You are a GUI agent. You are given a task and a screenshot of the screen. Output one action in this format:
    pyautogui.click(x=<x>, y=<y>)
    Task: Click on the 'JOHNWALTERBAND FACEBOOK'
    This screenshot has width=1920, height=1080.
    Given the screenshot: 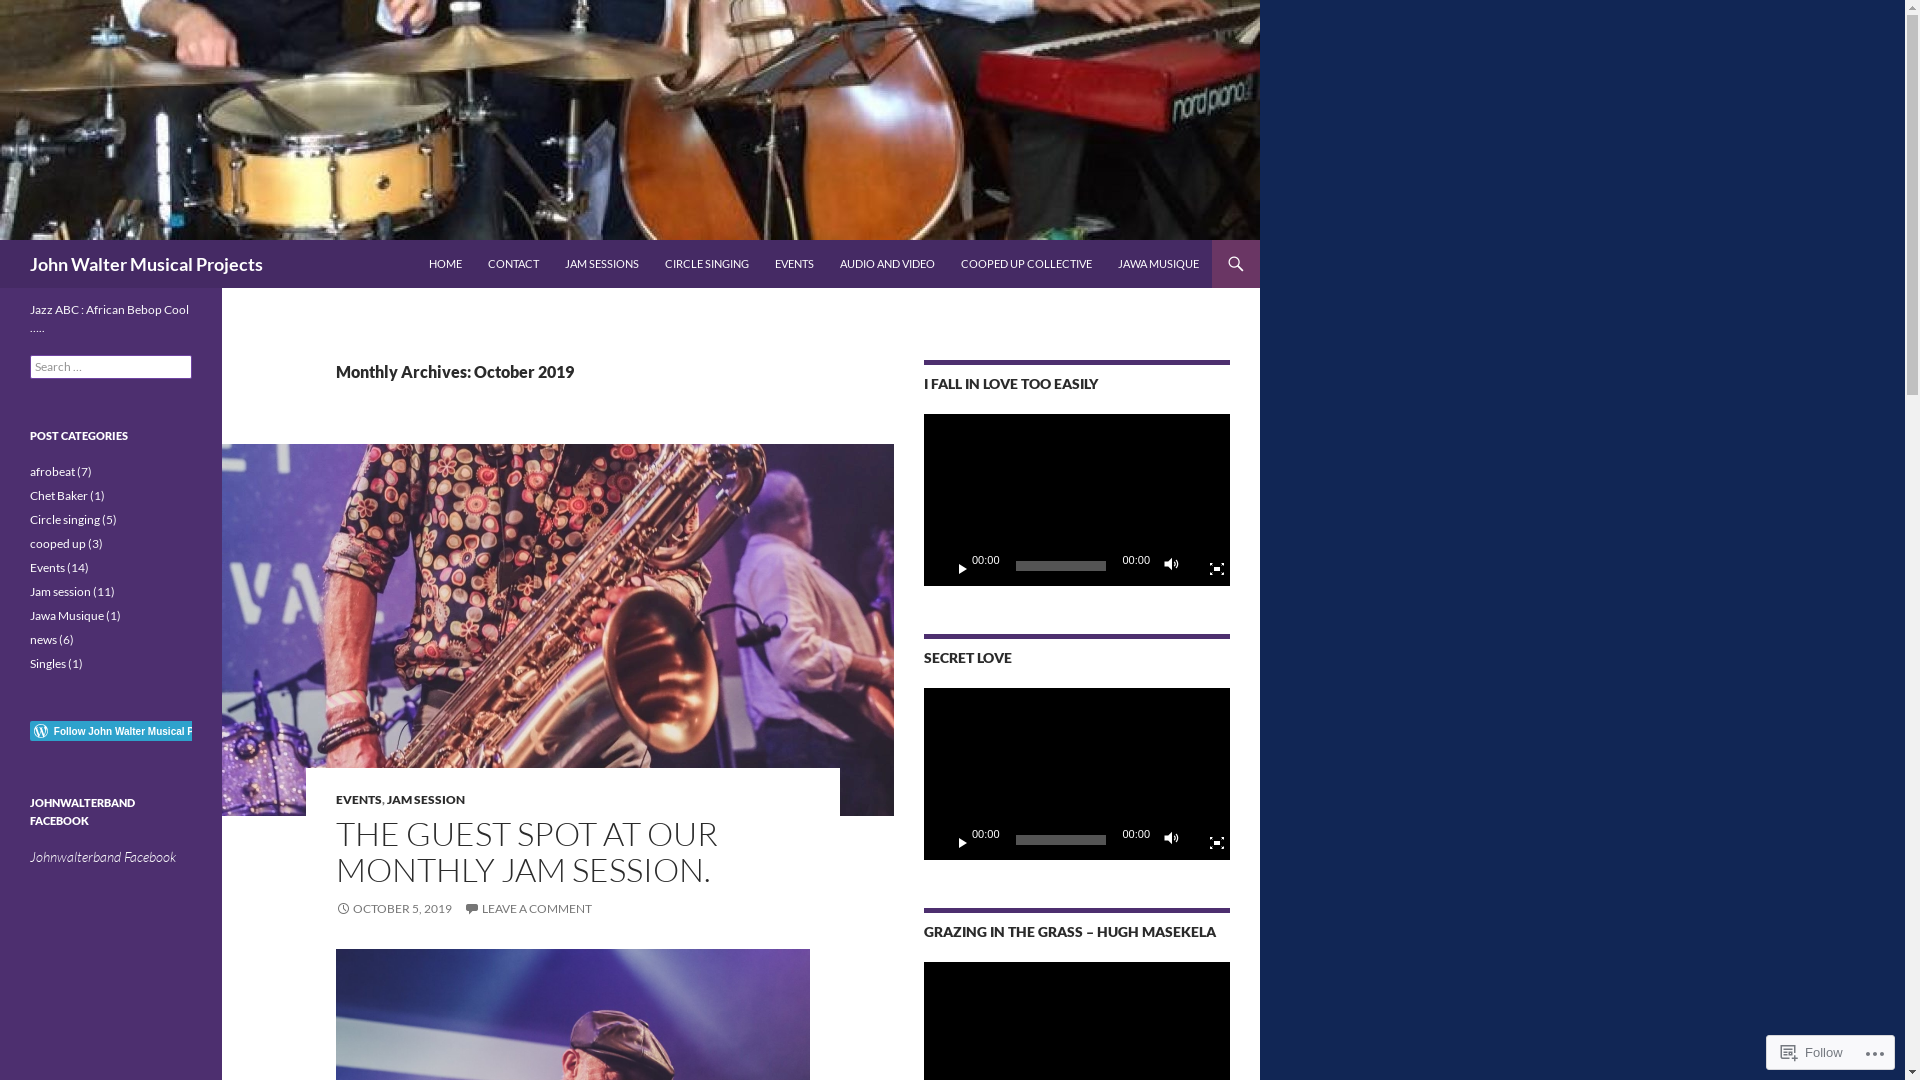 What is the action you would take?
    pyautogui.click(x=81, y=811)
    